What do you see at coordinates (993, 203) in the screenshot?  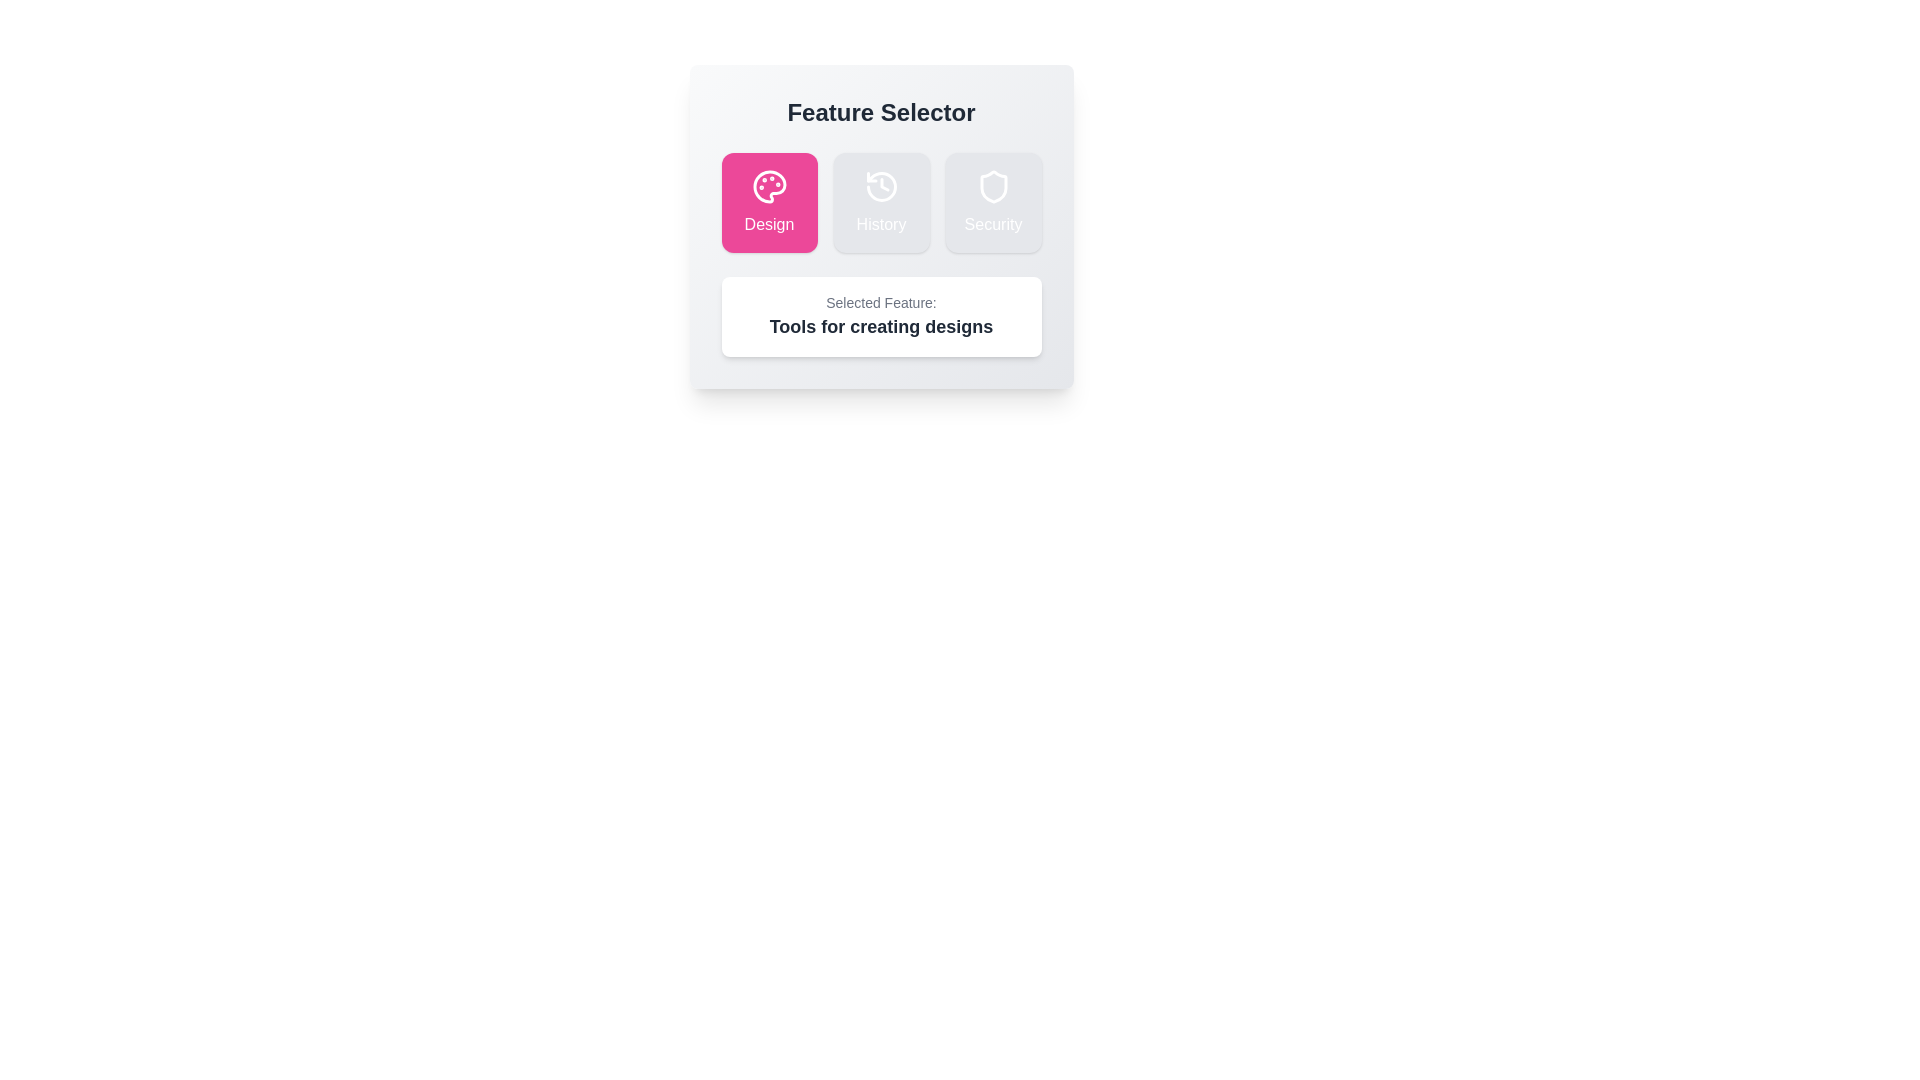 I see `the feature Security by clicking its button` at bounding box center [993, 203].